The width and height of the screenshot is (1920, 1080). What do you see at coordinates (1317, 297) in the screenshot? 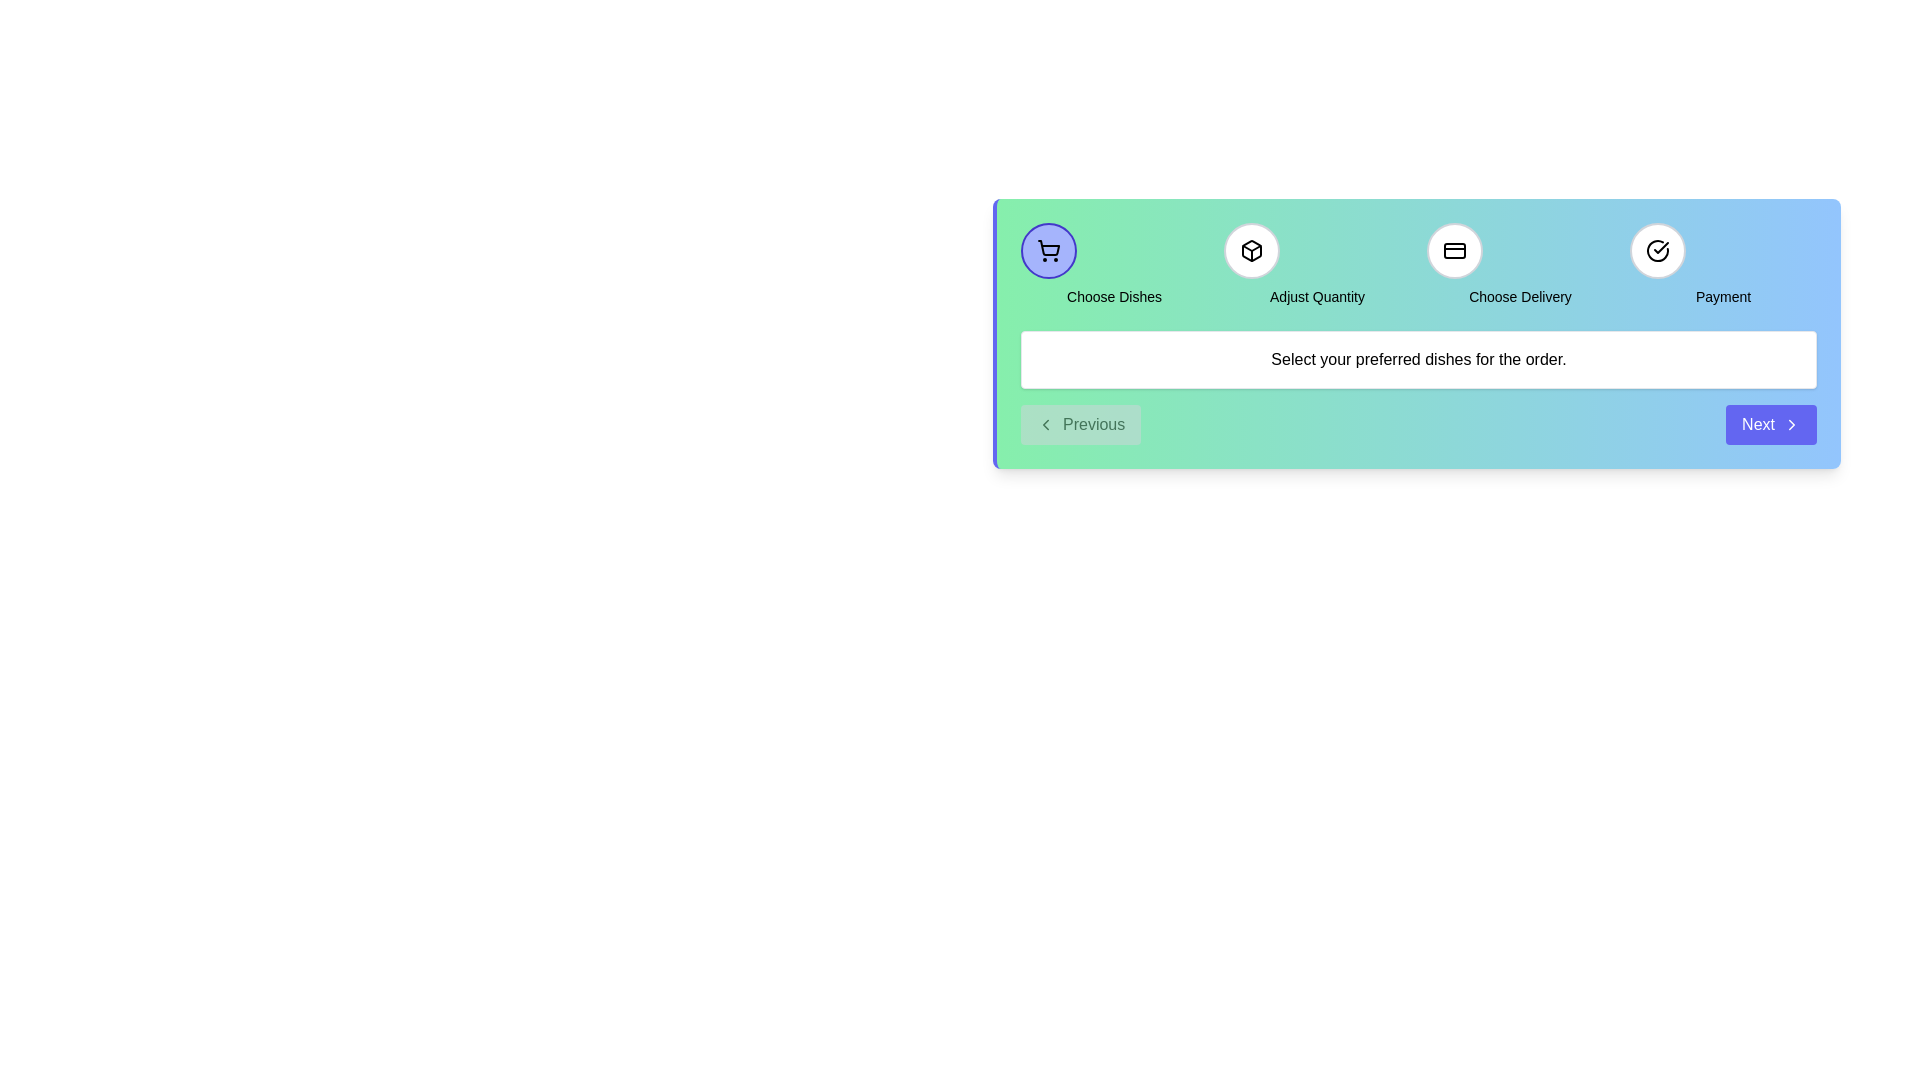
I see `the 'Adjust Quantity' text label` at bounding box center [1317, 297].